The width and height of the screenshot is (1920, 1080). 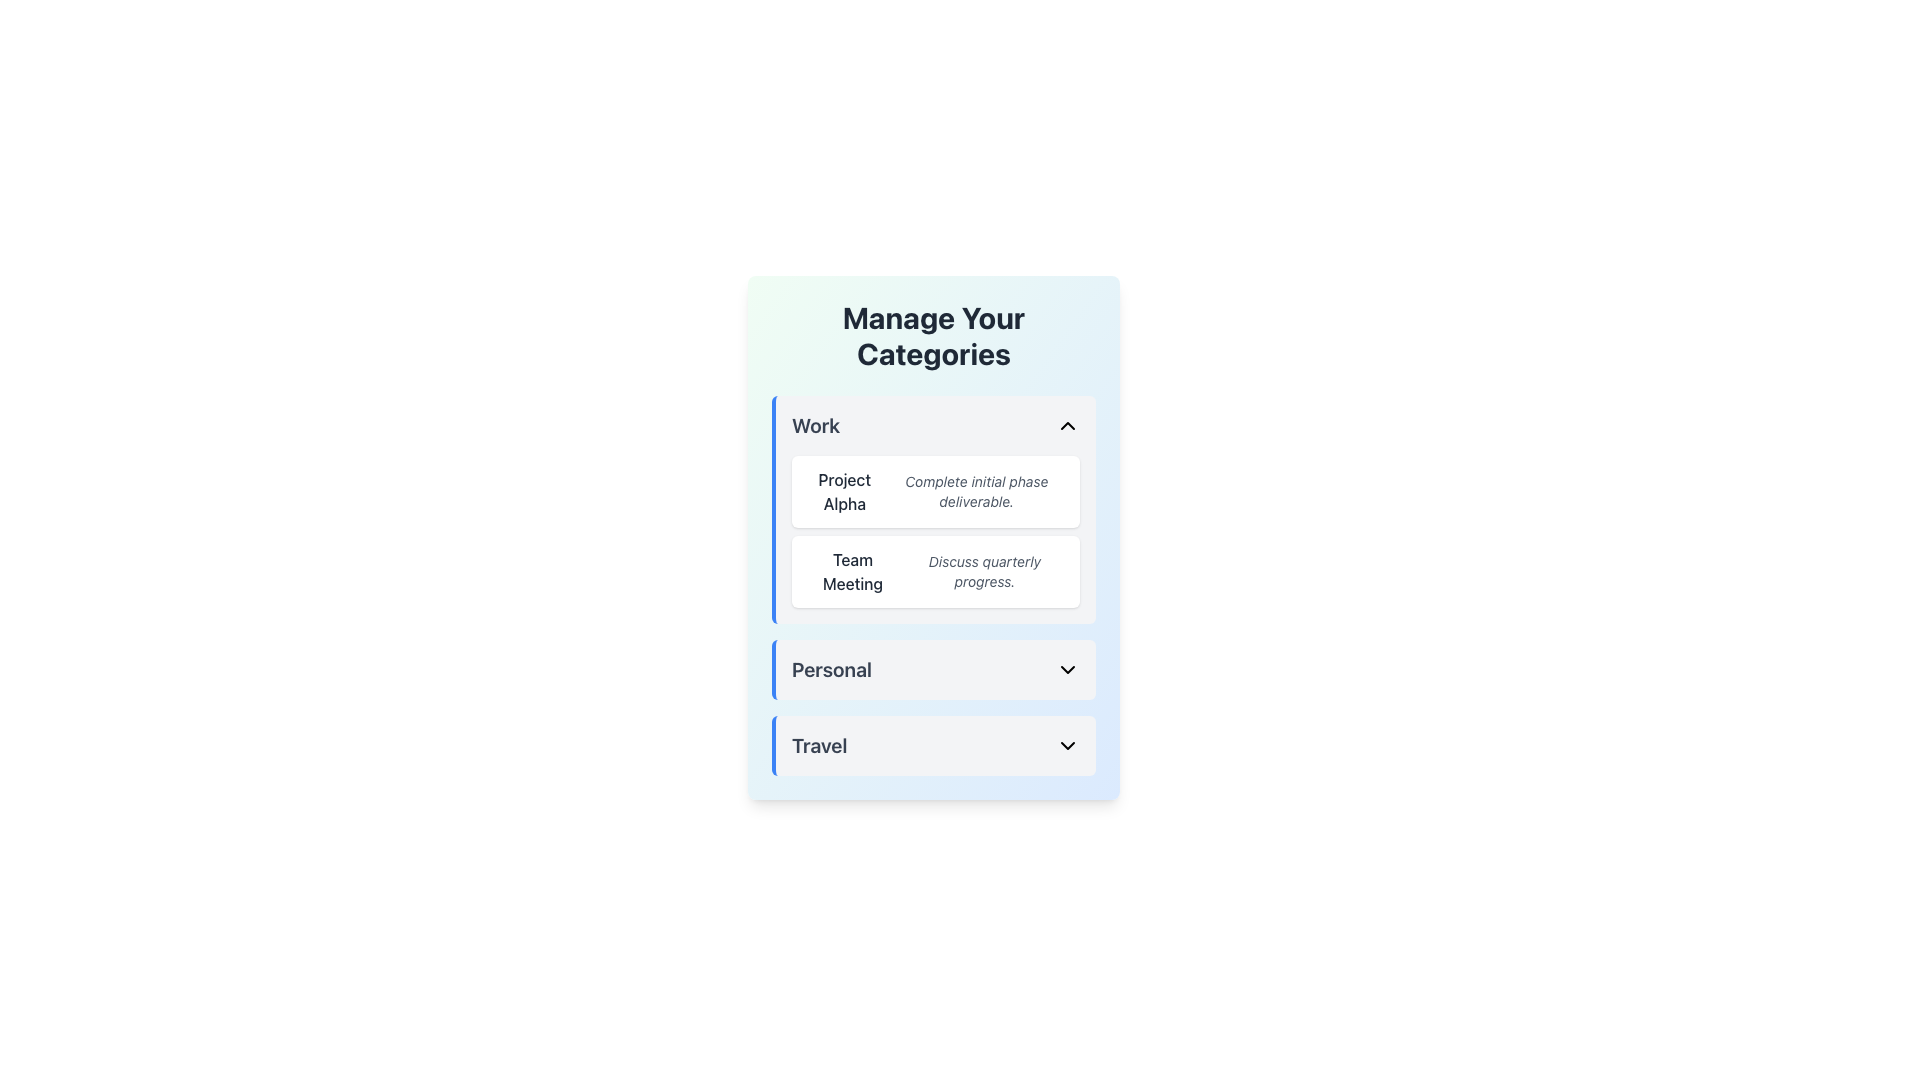 I want to click on the text label that serves as a title for the associated task in the 'Work' category, positioned to the left of the descriptive text, so click(x=844, y=492).